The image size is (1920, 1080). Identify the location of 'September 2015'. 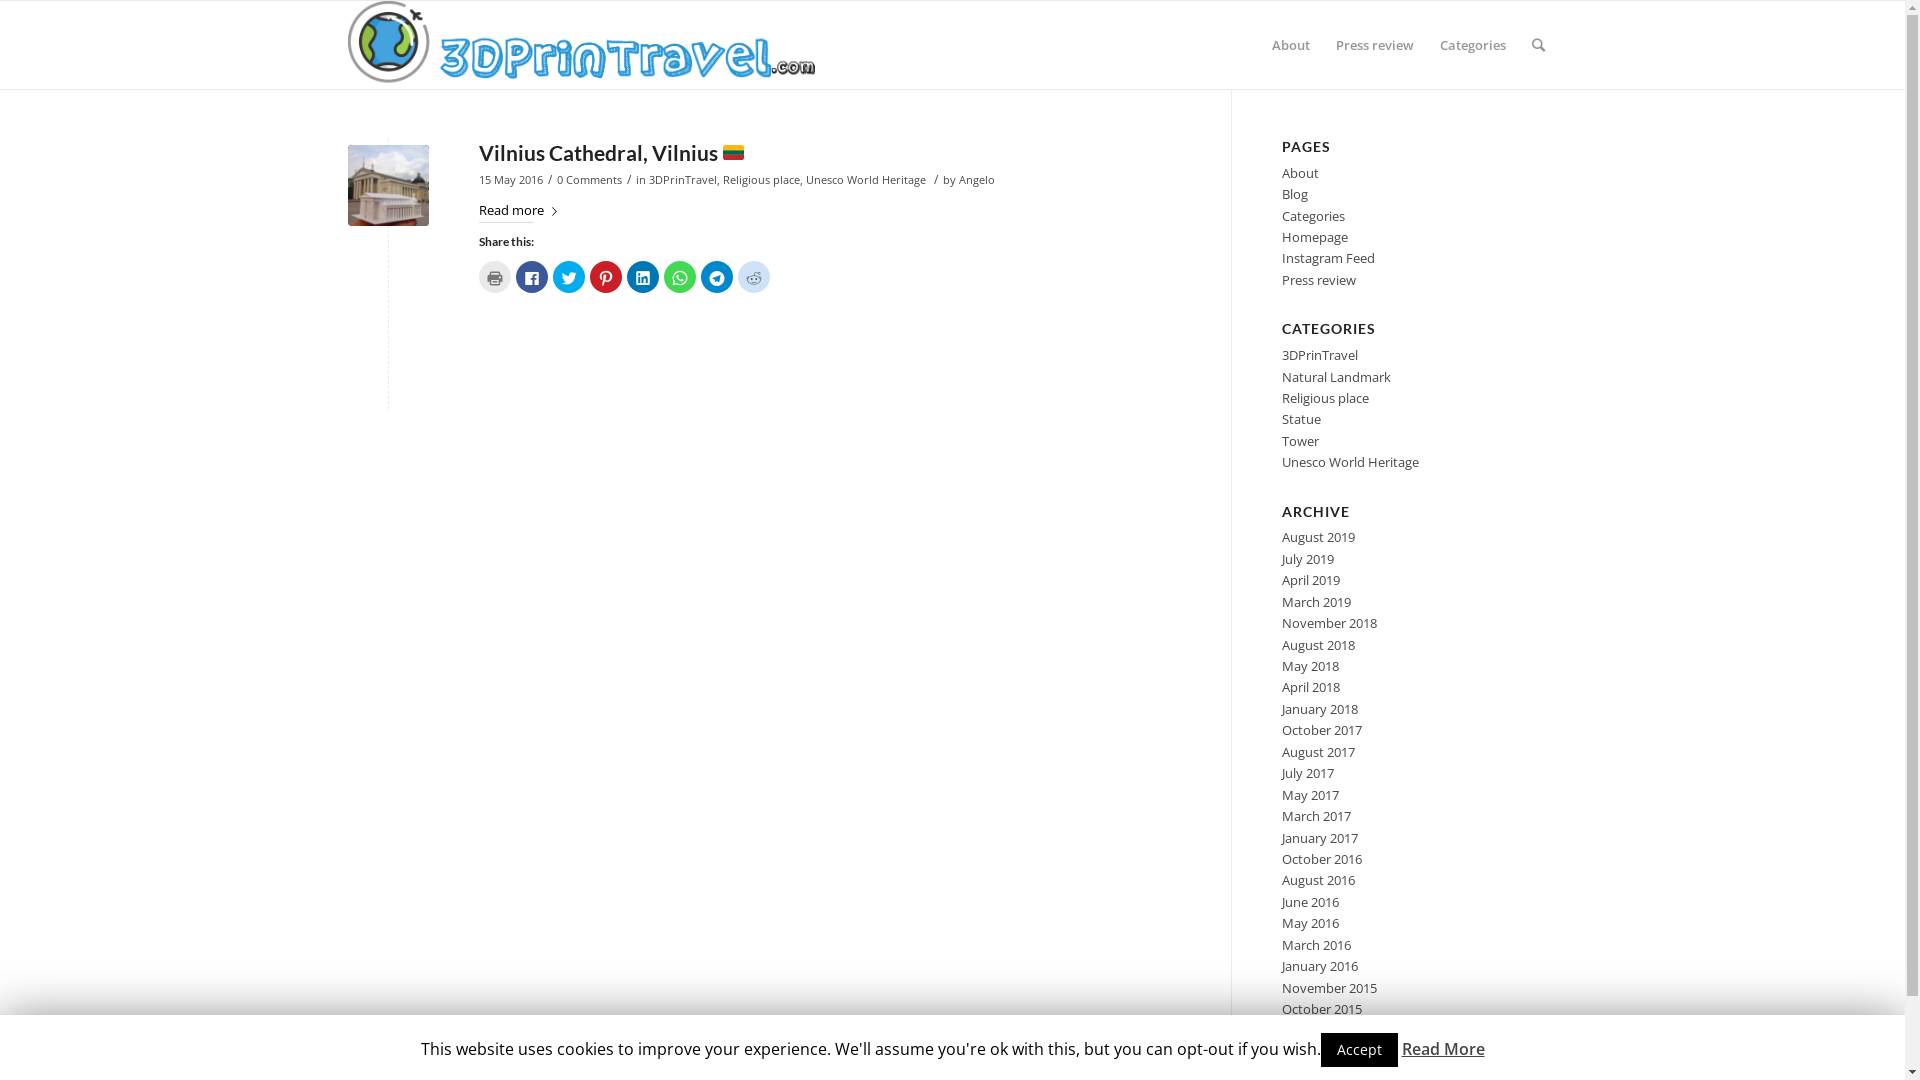
(1281, 1029).